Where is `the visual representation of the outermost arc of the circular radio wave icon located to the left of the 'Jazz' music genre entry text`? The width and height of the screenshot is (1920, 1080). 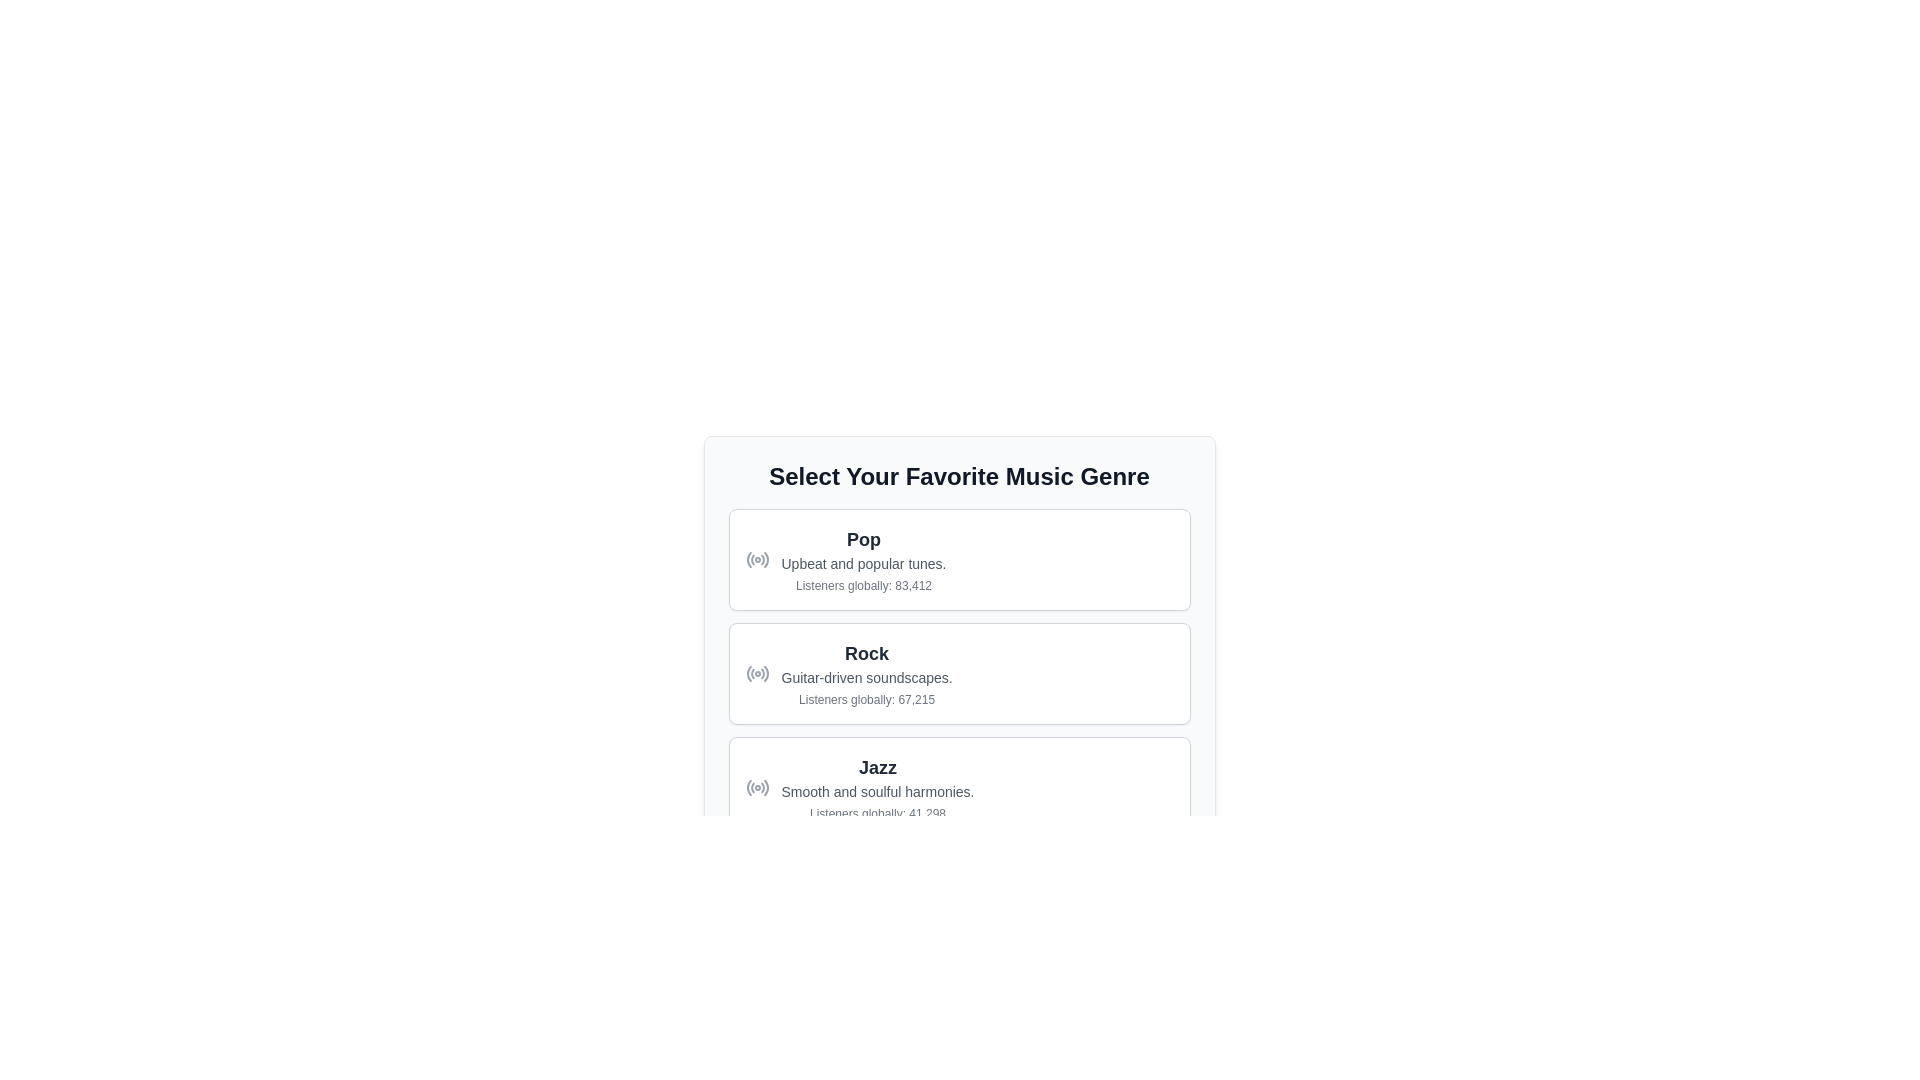 the visual representation of the outermost arc of the circular radio wave icon located to the left of the 'Jazz' music genre entry text is located at coordinates (765, 786).